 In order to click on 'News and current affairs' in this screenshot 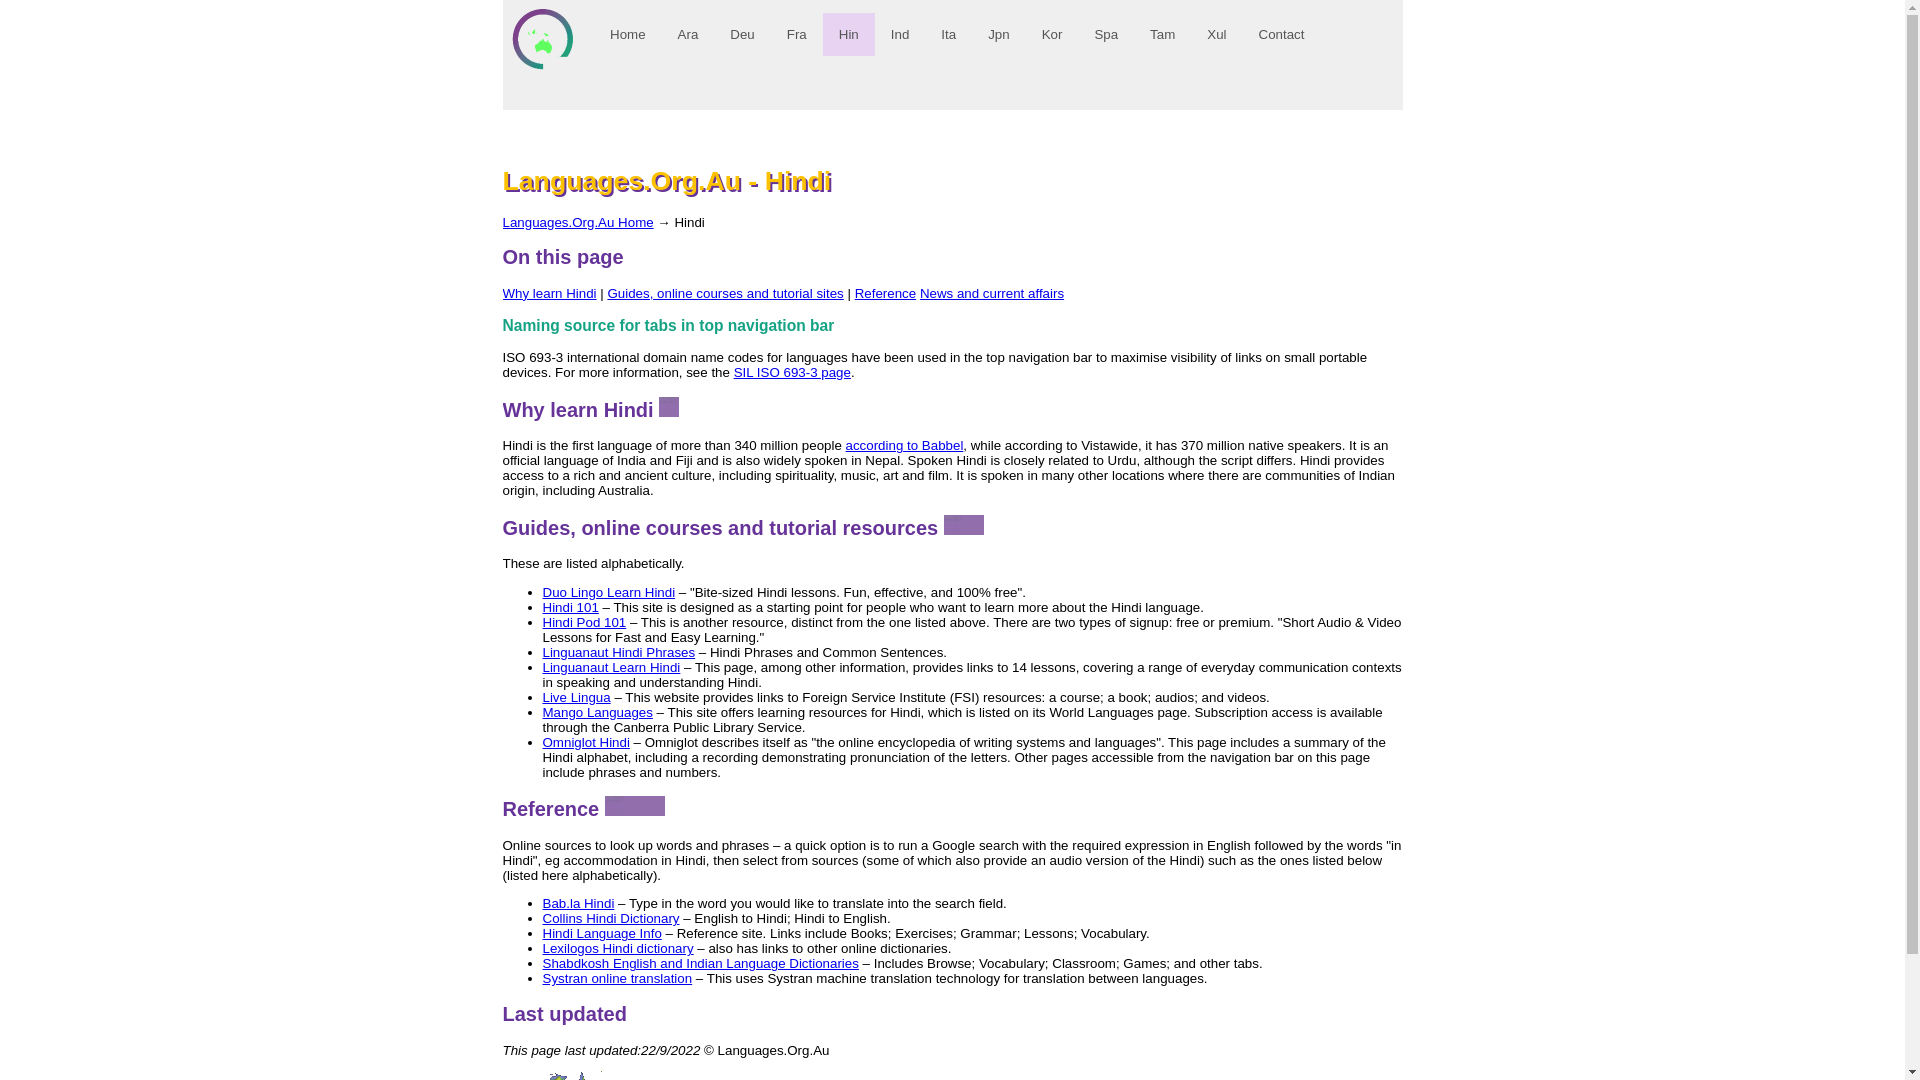, I will do `click(992, 293)`.